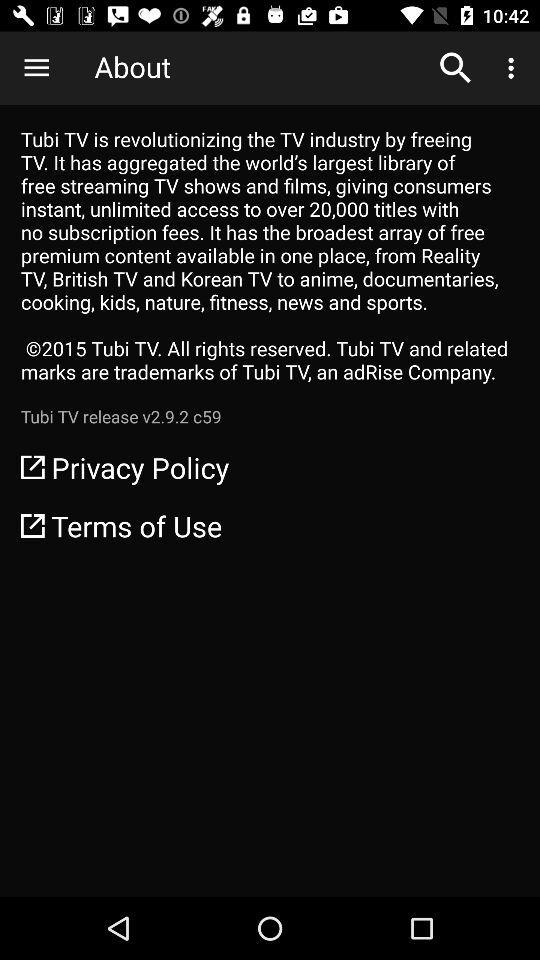 Image resolution: width=540 pixels, height=960 pixels. What do you see at coordinates (270, 467) in the screenshot?
I see `privacy policy item` at bounding box center [270, 467].